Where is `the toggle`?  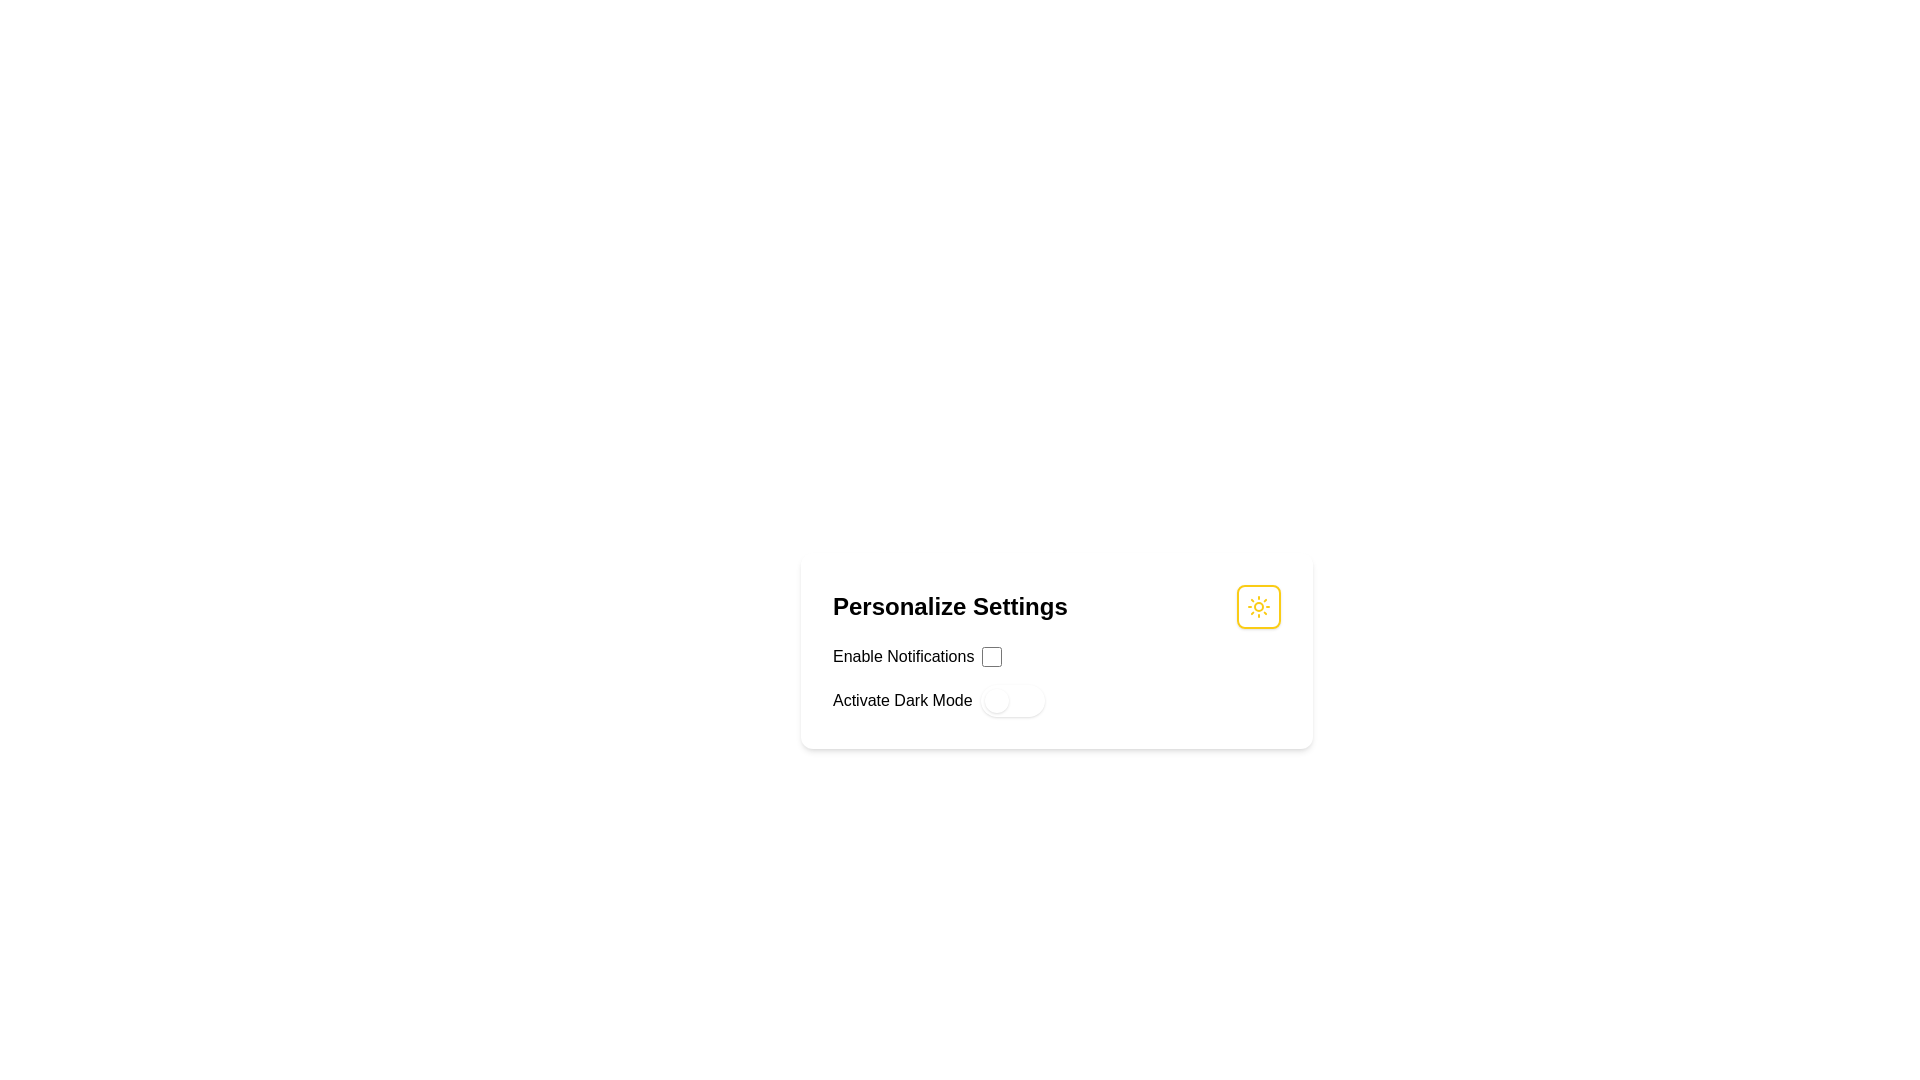
the toggle is located at coordinates (997, 700).